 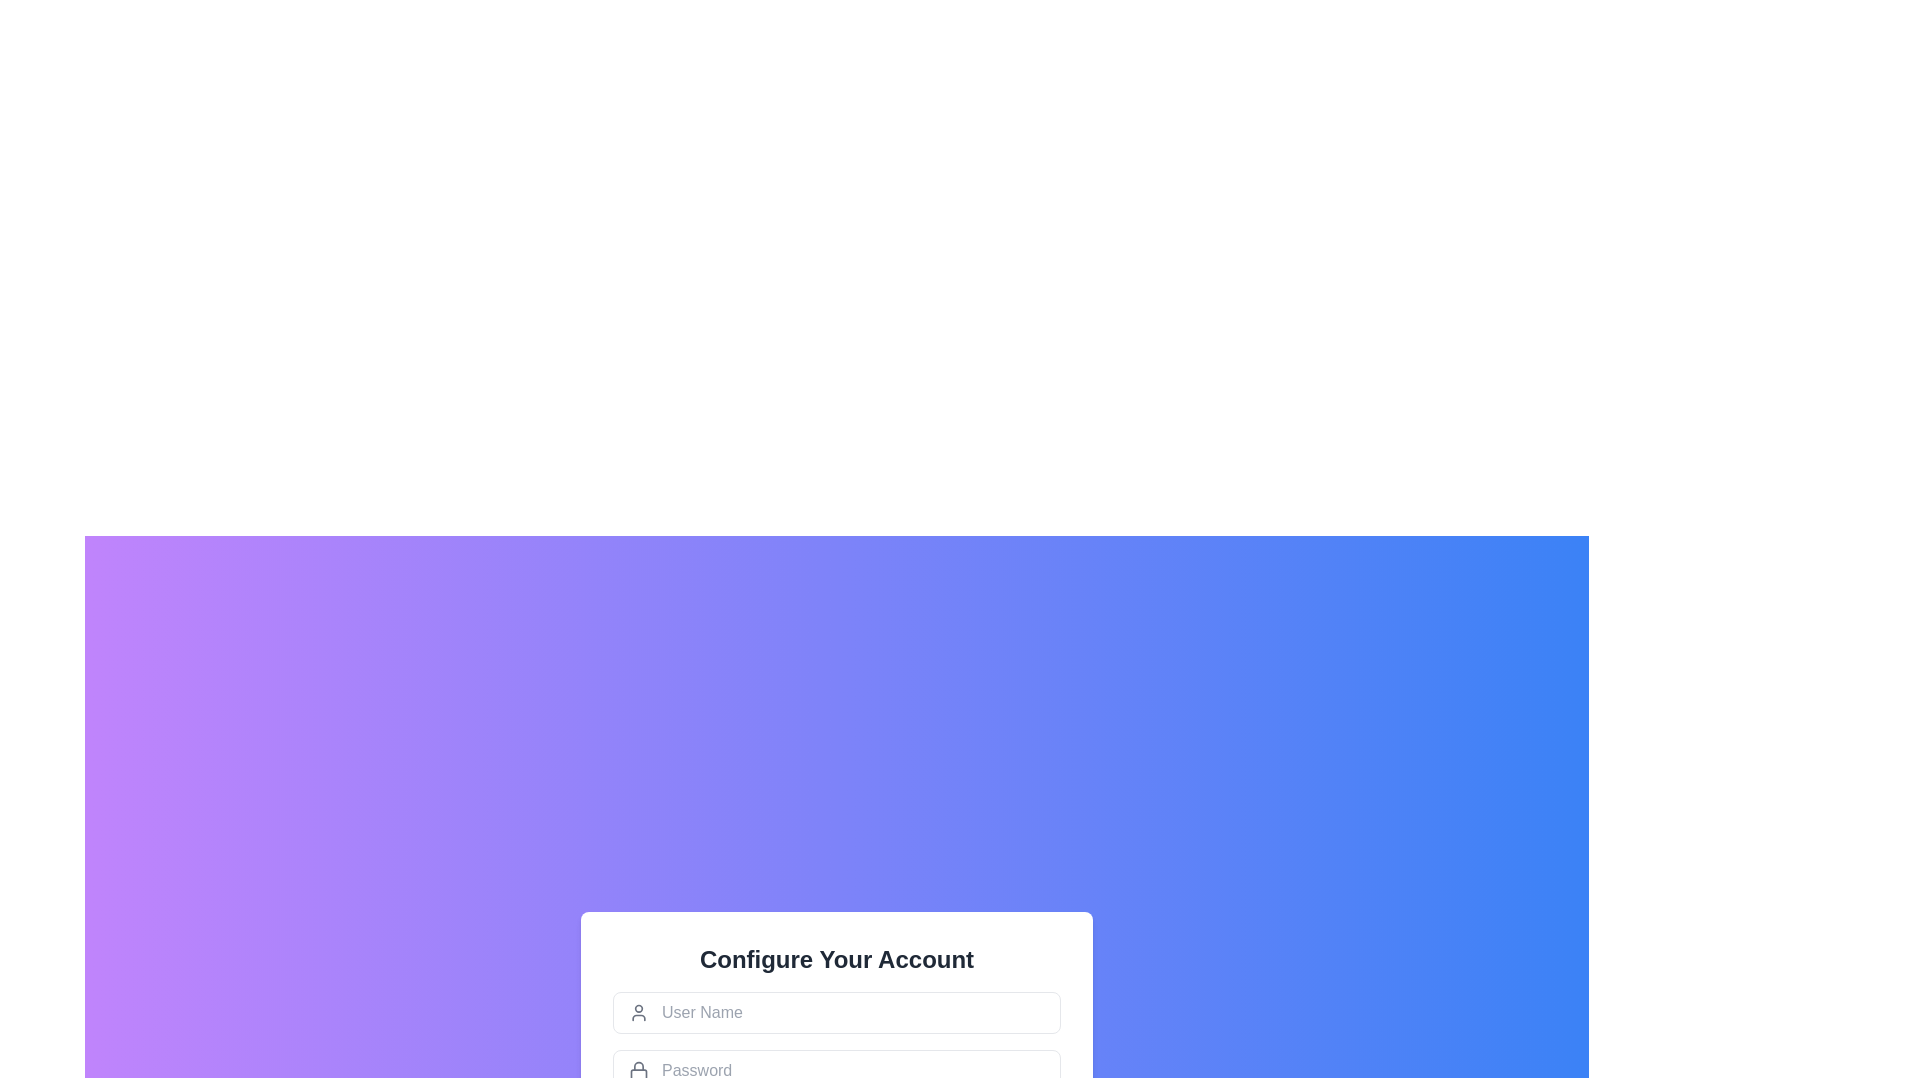 What do you see at coordinates (637, 1072) in the screenshot?
I see `the lower portion of the lock icon, which represents security for the adjacent password input field labeled 'Password'` at bounding box center [637, 1072].